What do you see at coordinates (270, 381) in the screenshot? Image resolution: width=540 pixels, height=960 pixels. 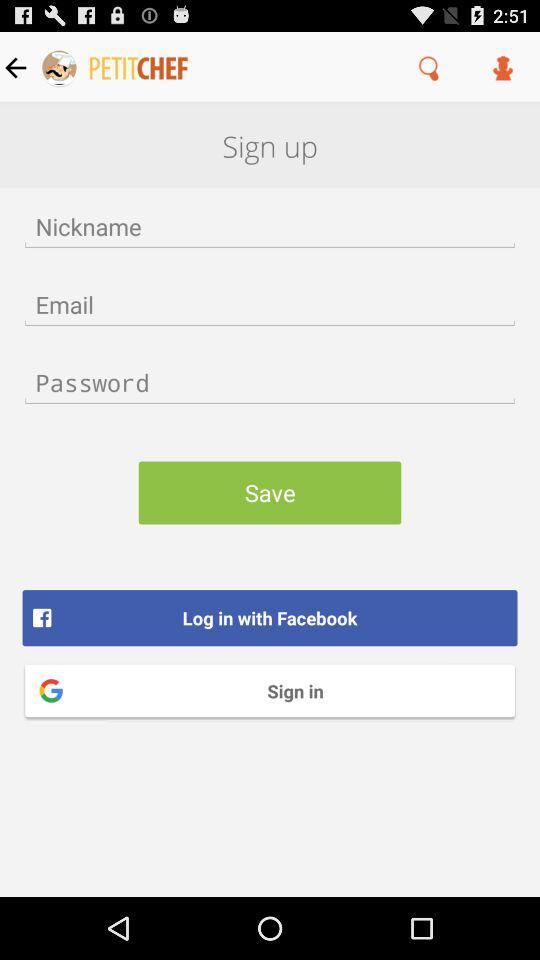 I see `password` at bounding box center [270, 381].